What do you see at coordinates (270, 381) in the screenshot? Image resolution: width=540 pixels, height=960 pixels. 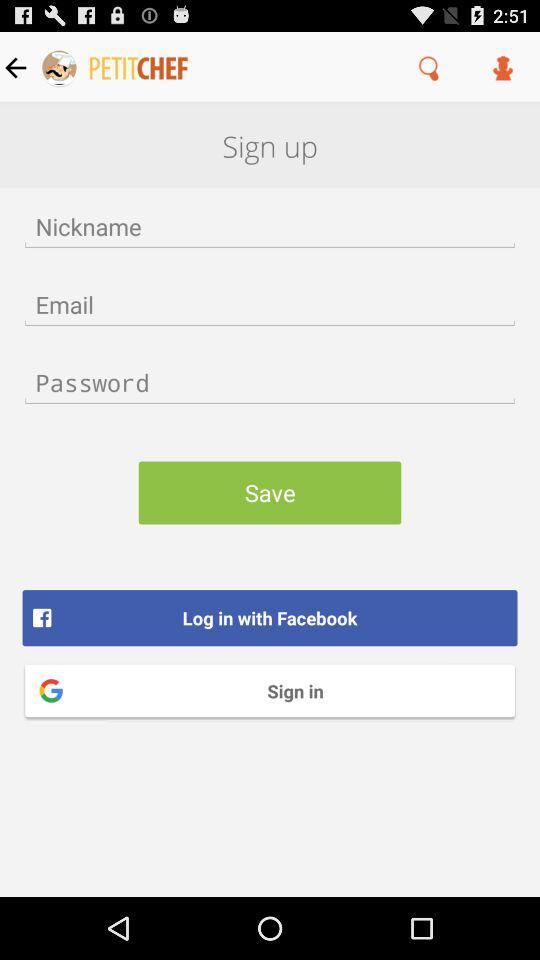 I see `password` at bounding box center [270, 381].